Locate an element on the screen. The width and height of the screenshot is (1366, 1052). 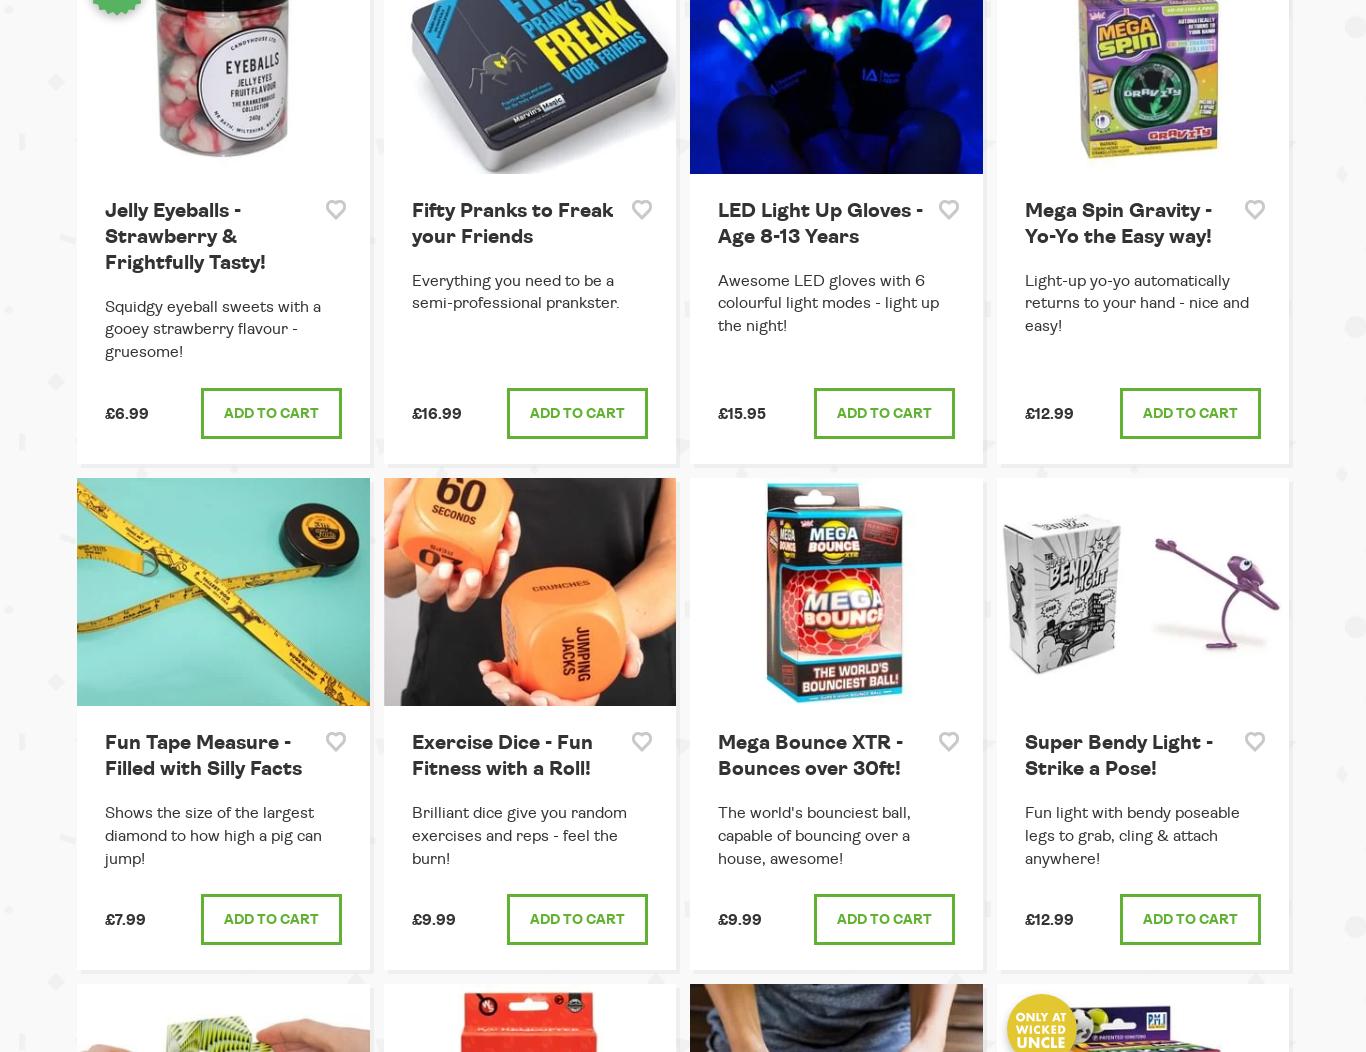
'Exercise Dice - Fun Fitness with a Roll!' is located at coordinates (501, 754).